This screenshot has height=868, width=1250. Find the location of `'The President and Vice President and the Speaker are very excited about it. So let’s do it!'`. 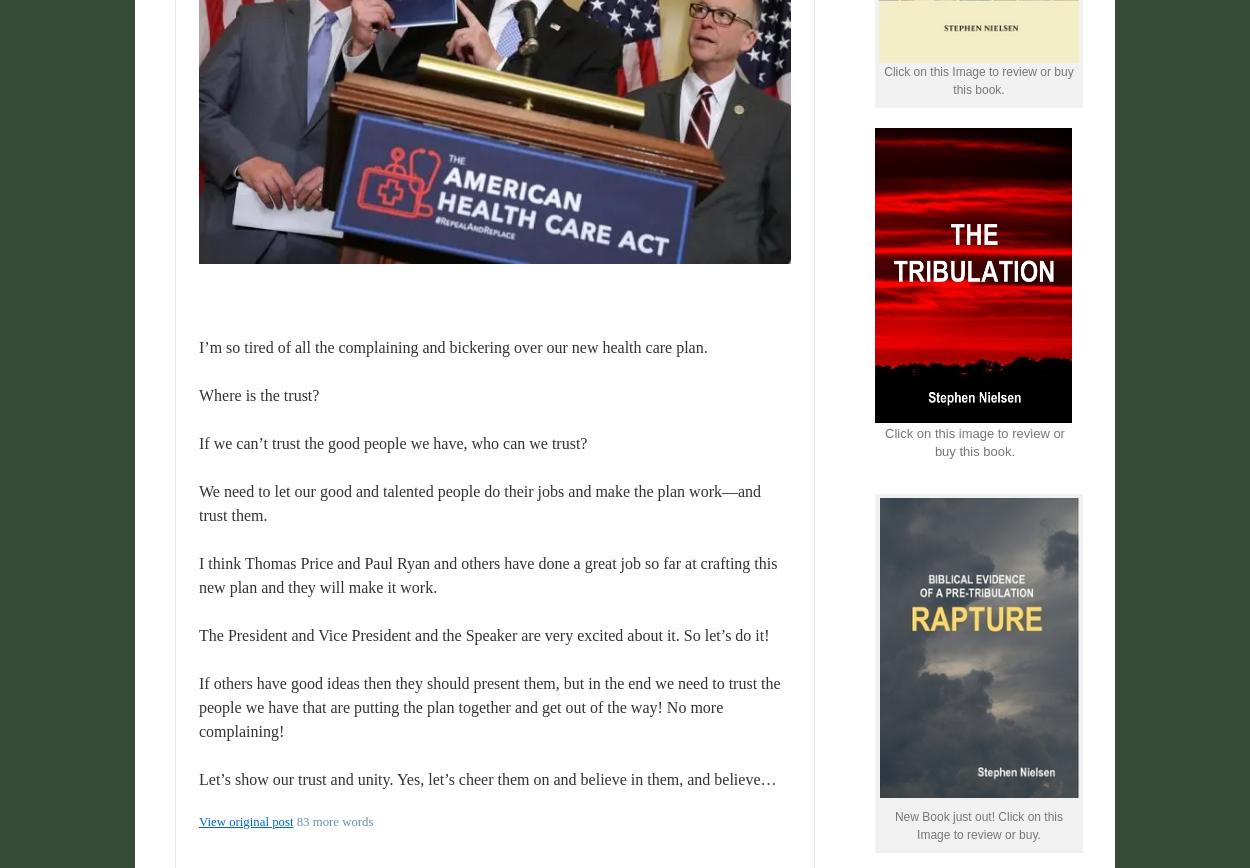

'The President and Vice President and the Speaker are very excited about it. So let’s do it!' is located at coordinates (483, 634).